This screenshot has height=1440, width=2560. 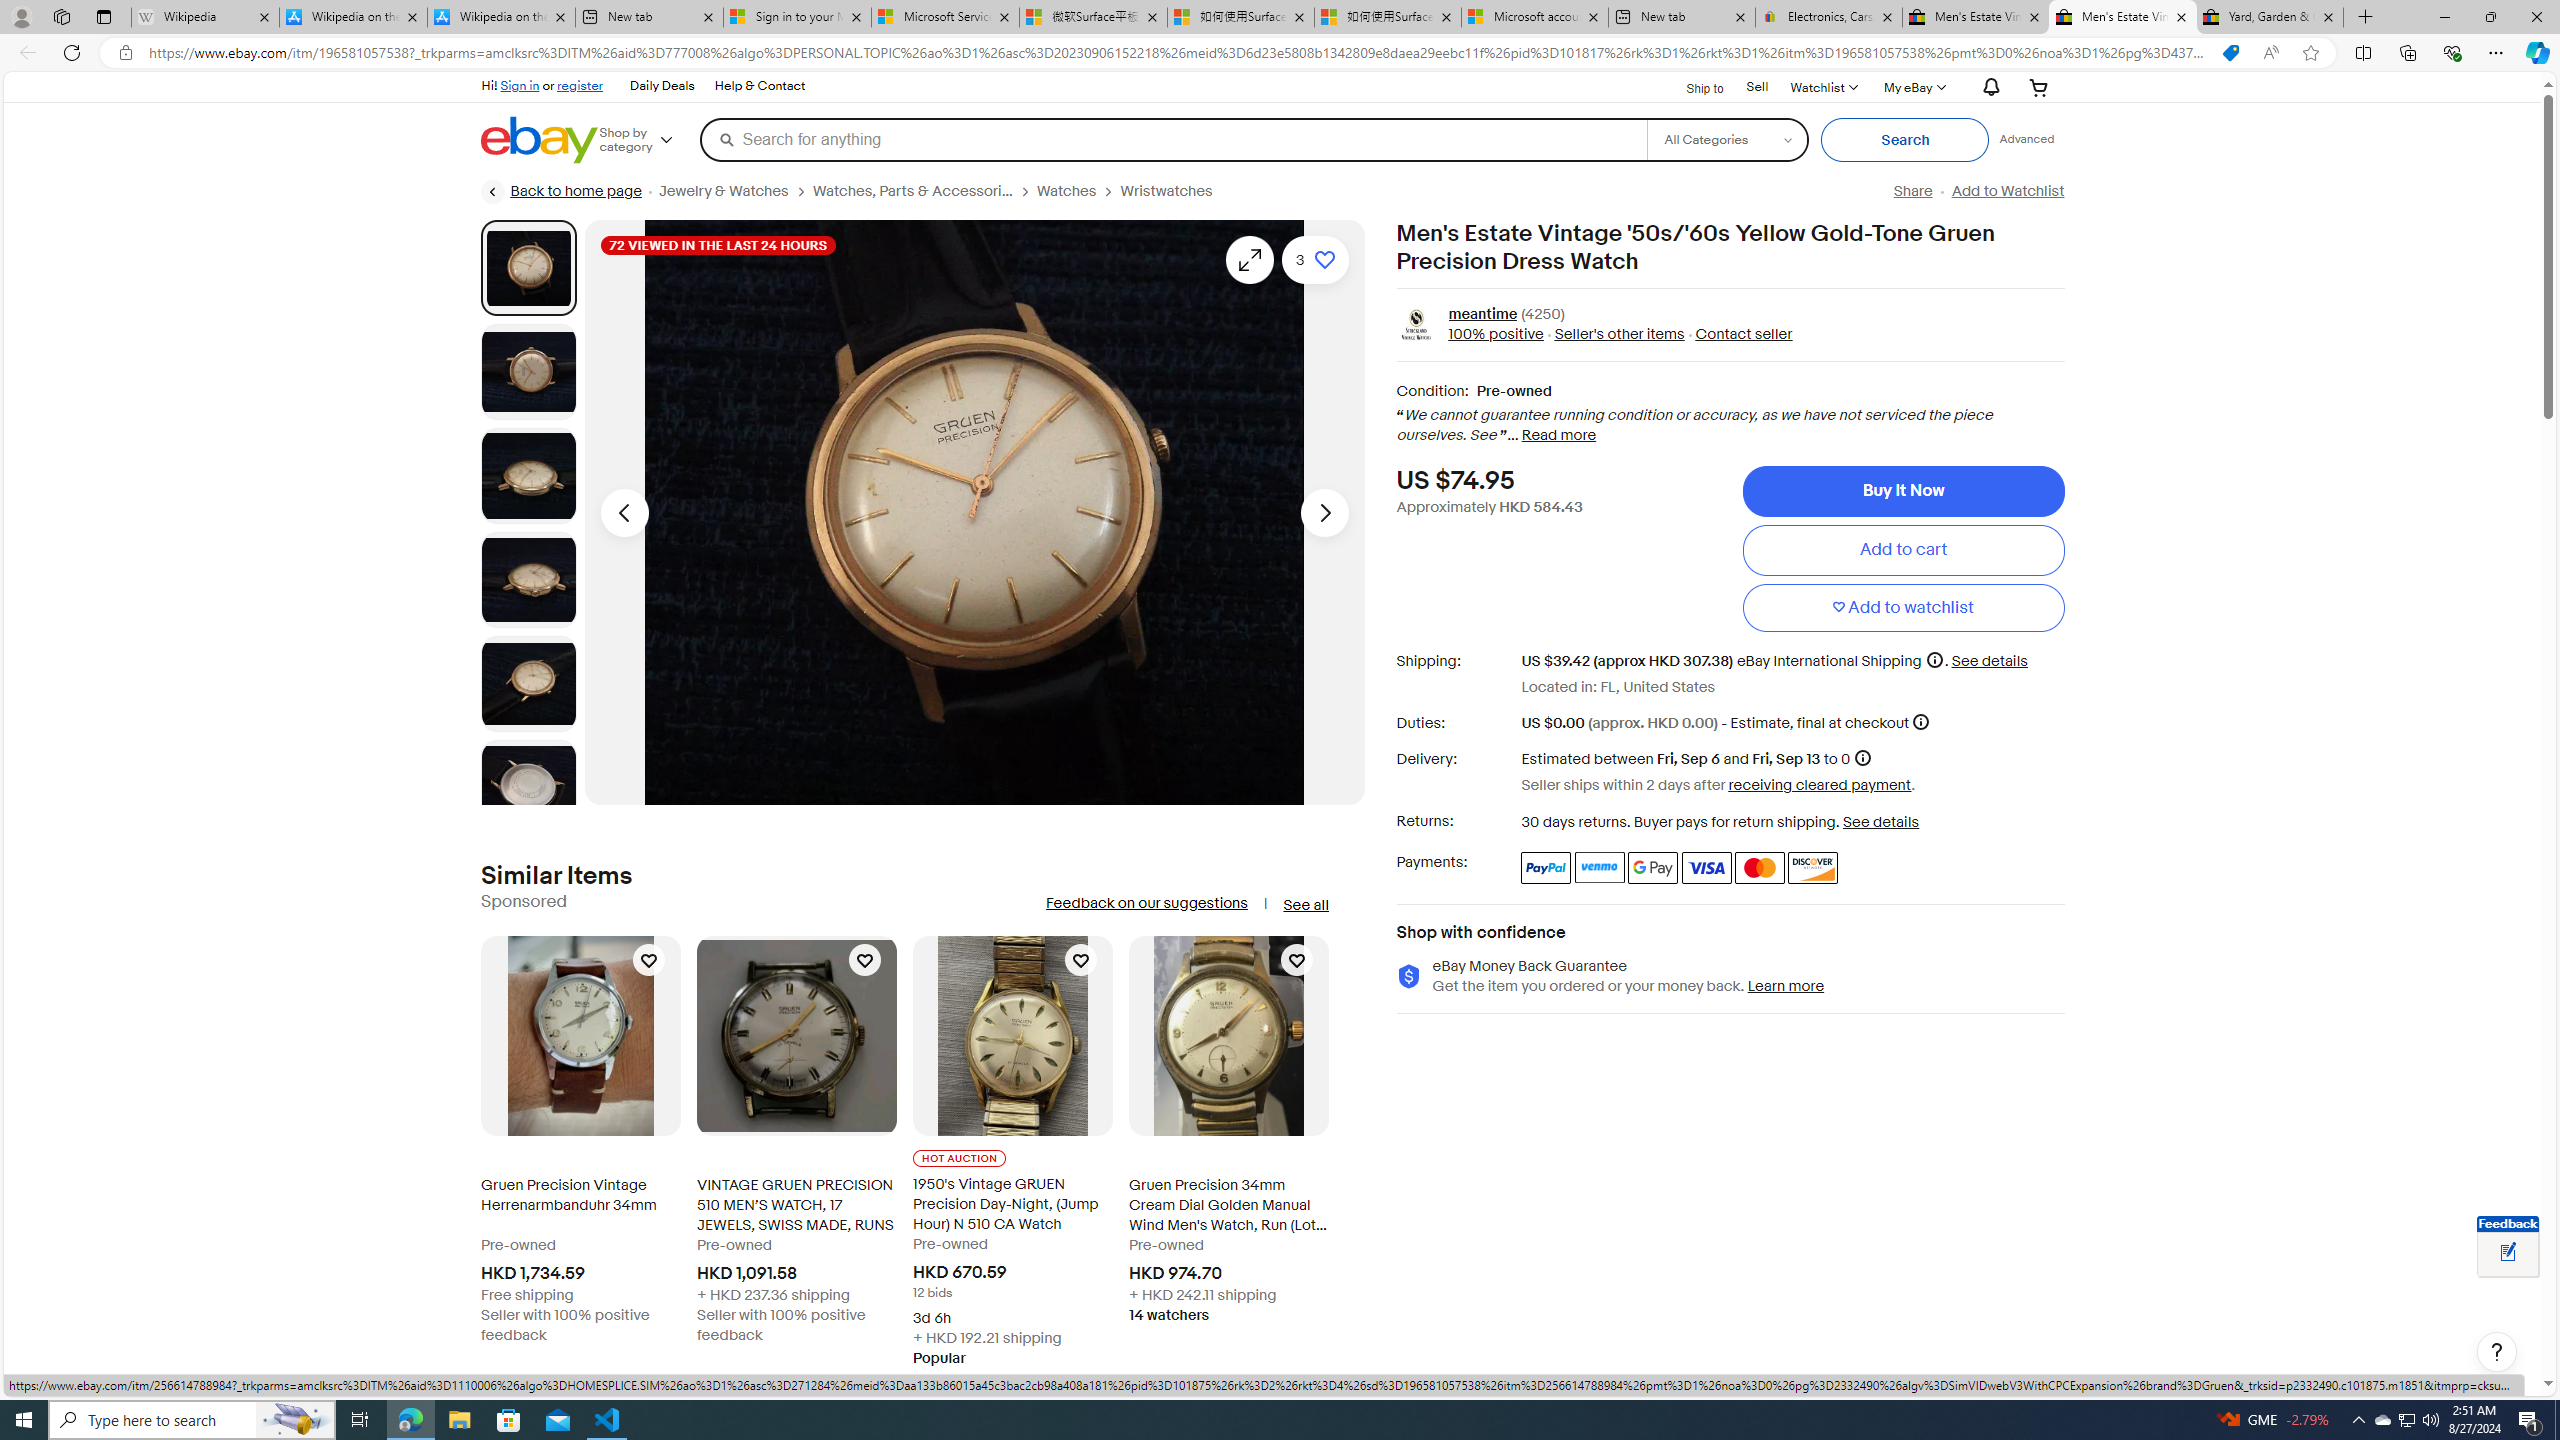 I want to click on 'Feedback on our suggestions', so click(x=1145, y=903).